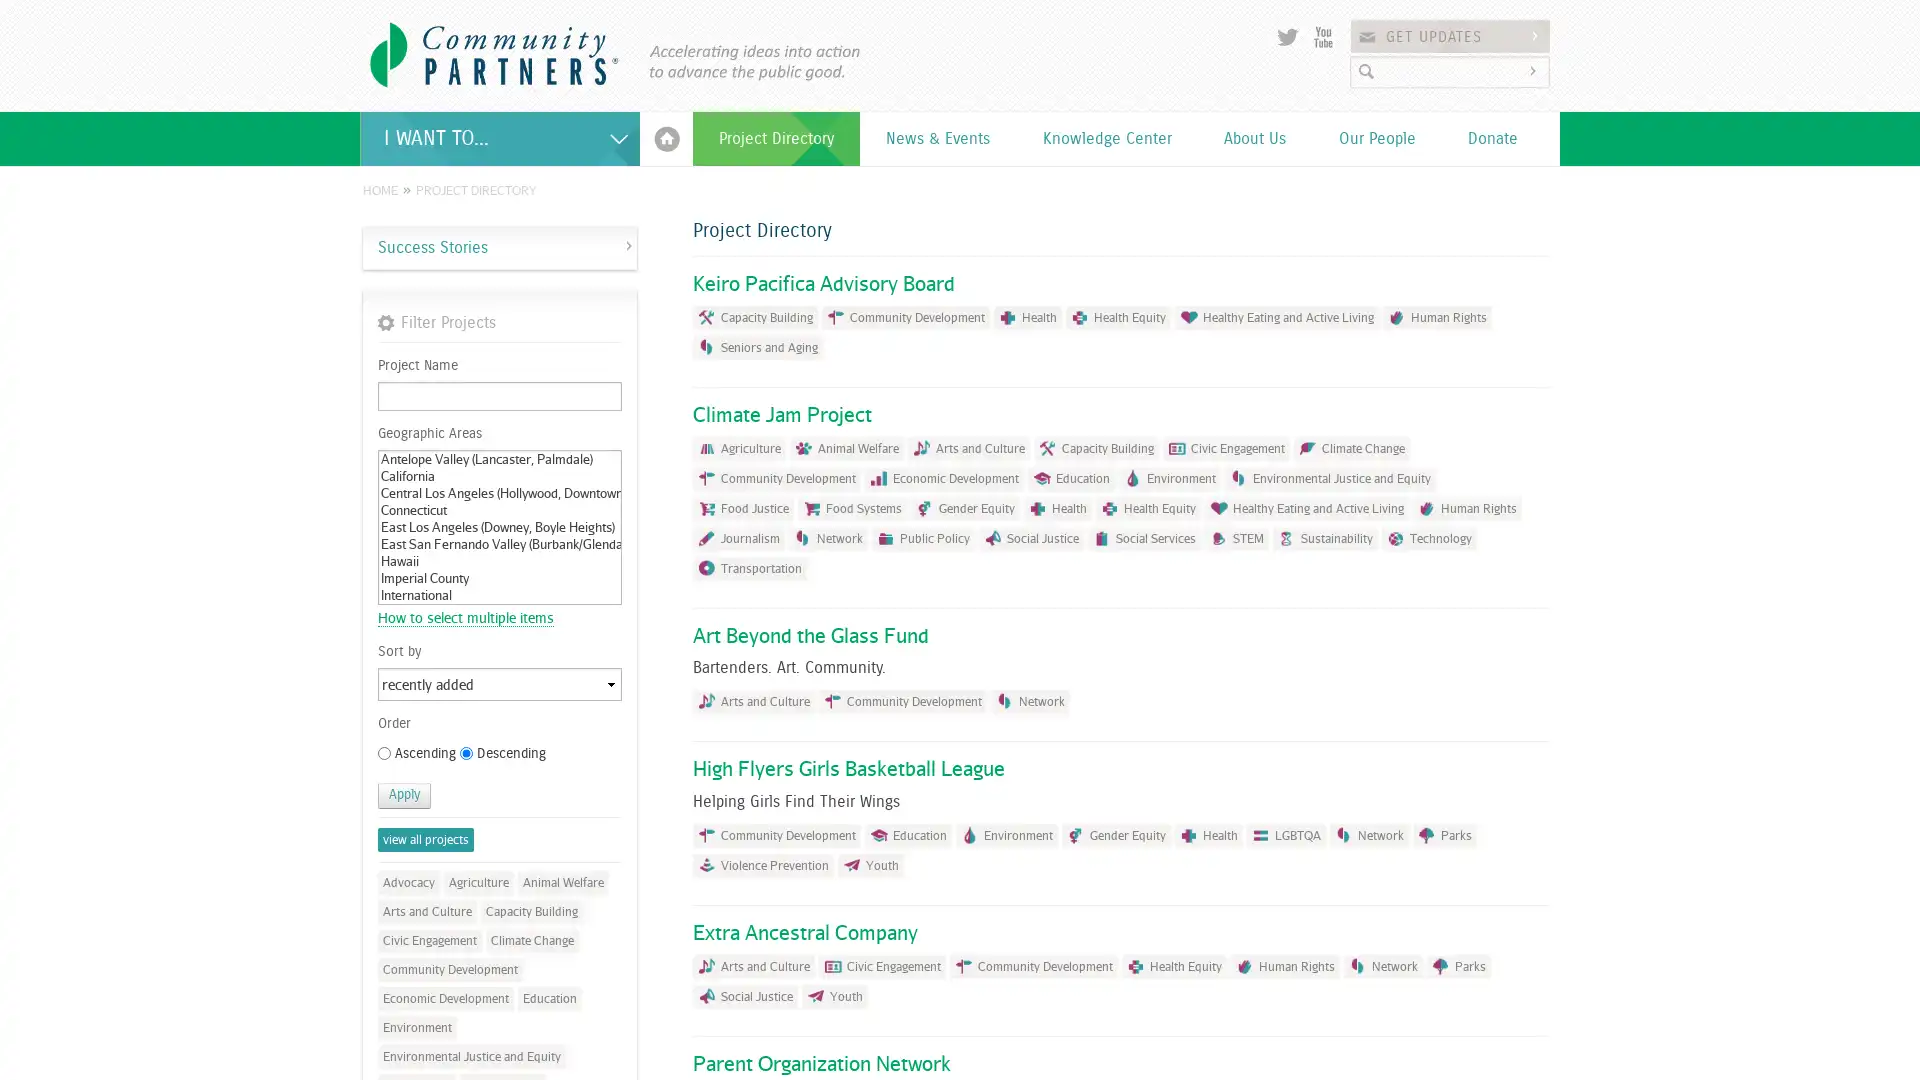 The height and width of the screenshot is (1080, 1920). I want to click on Apply, so click(403, 794).